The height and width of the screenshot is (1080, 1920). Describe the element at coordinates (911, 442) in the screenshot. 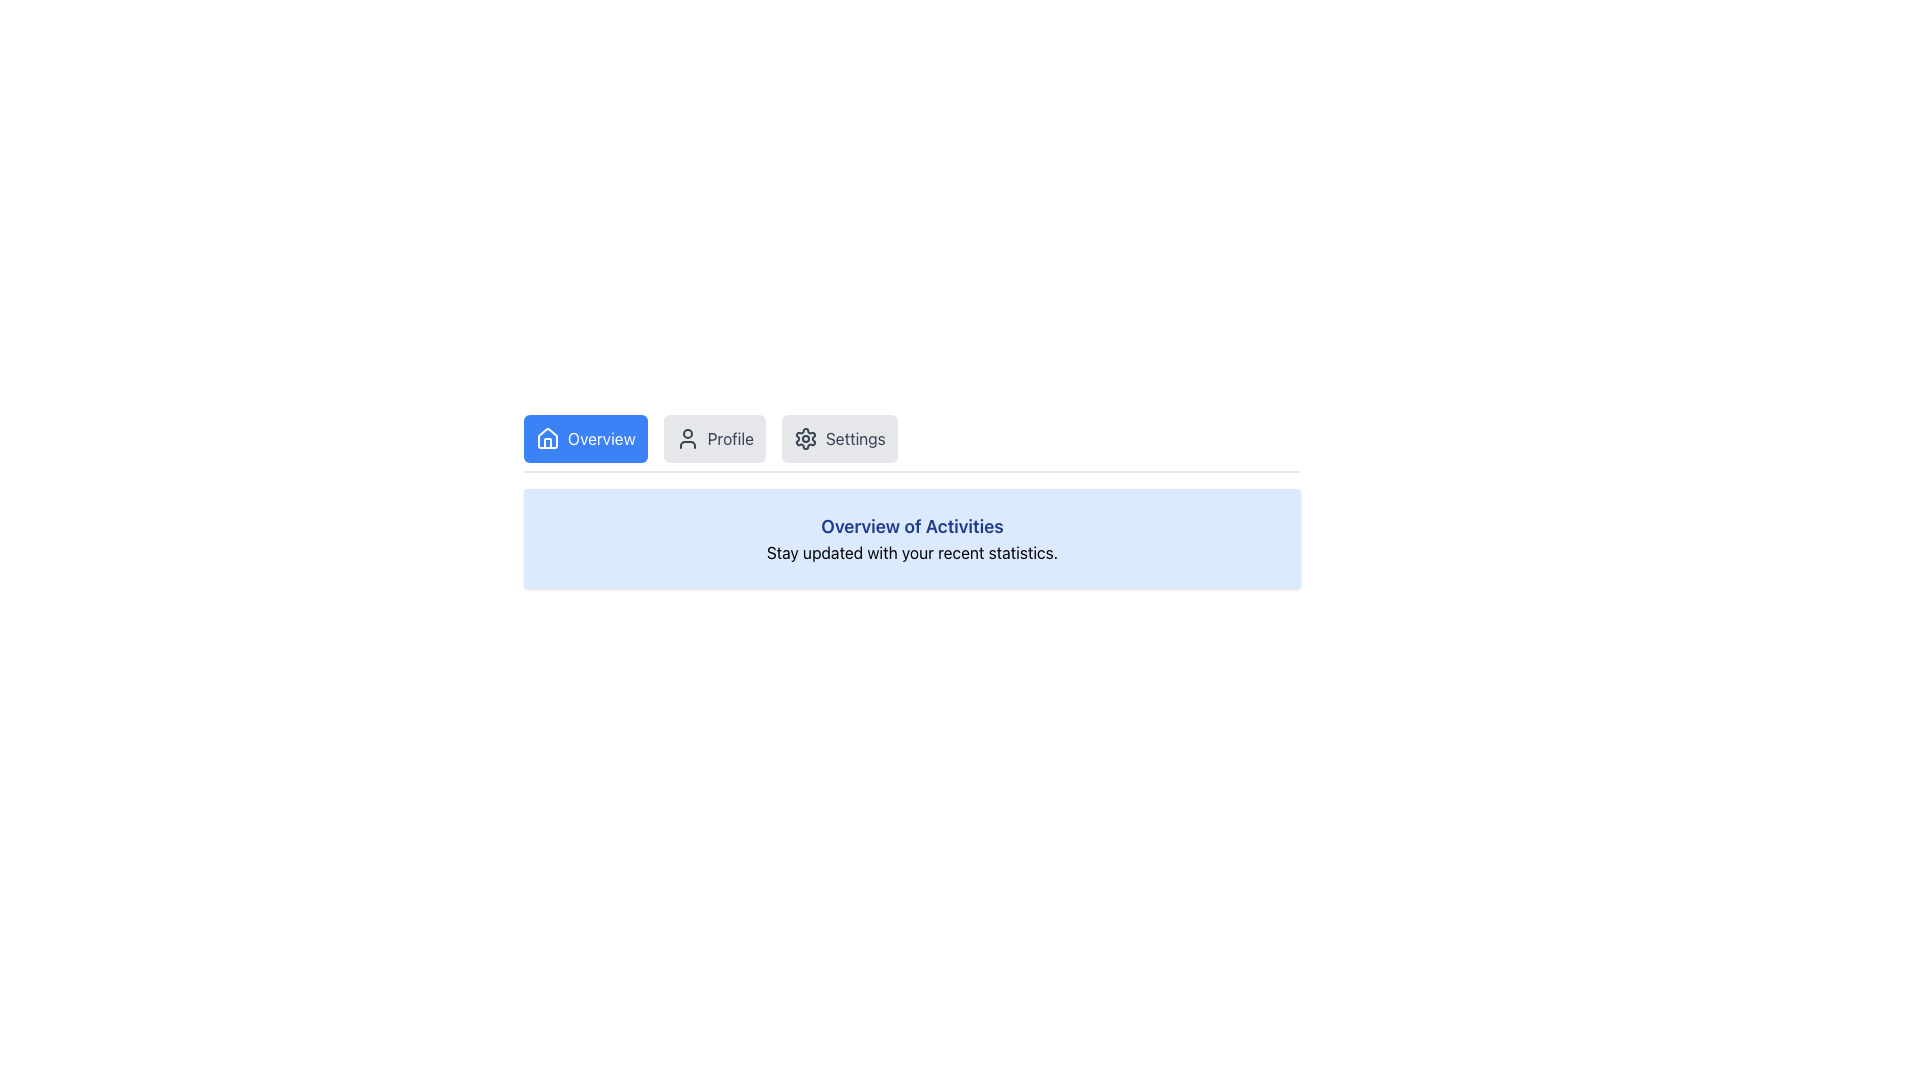

I see `the navigation bar located at the top of the interface to switch between sections, specifically targeting the entire row of buttons including 'Overview', 'Profile', and 'Settings'` at that location.